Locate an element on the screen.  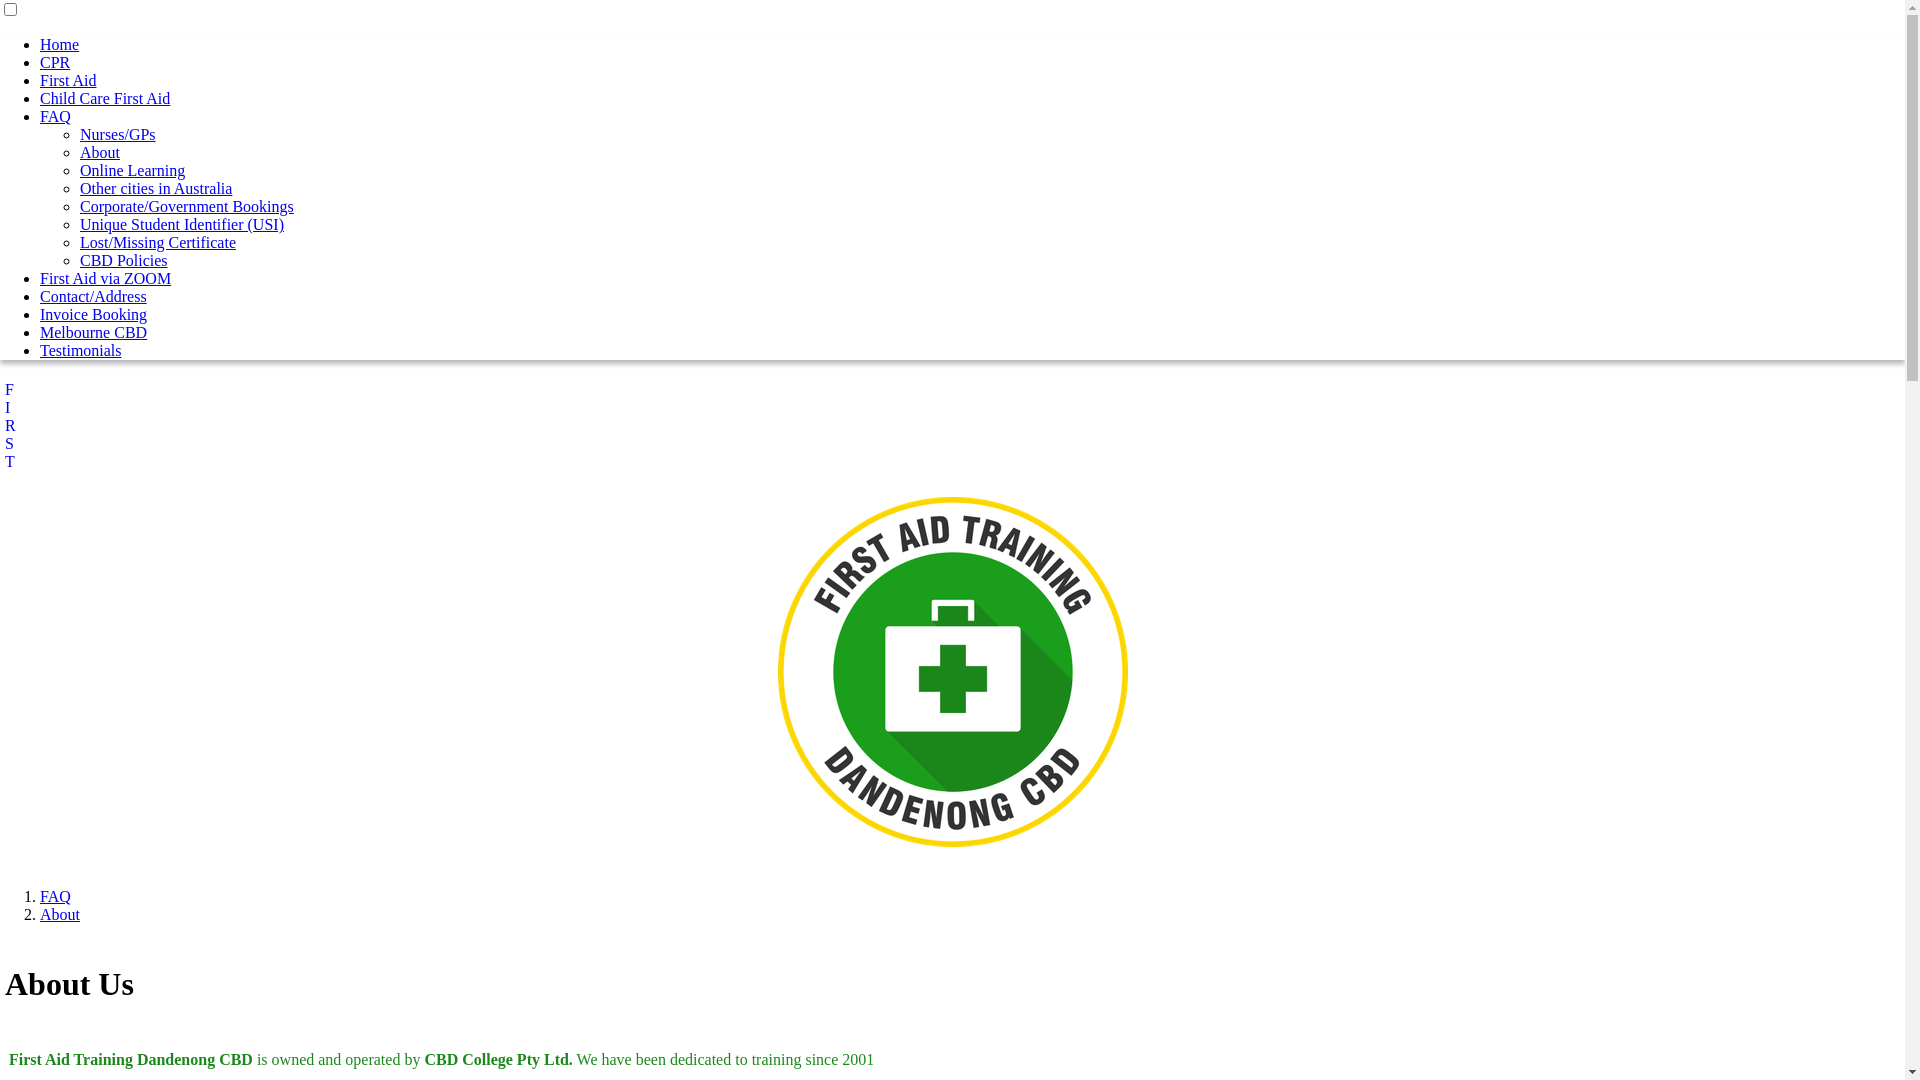
'First Aid via ZOOM' is located at coordinates (104, 278).